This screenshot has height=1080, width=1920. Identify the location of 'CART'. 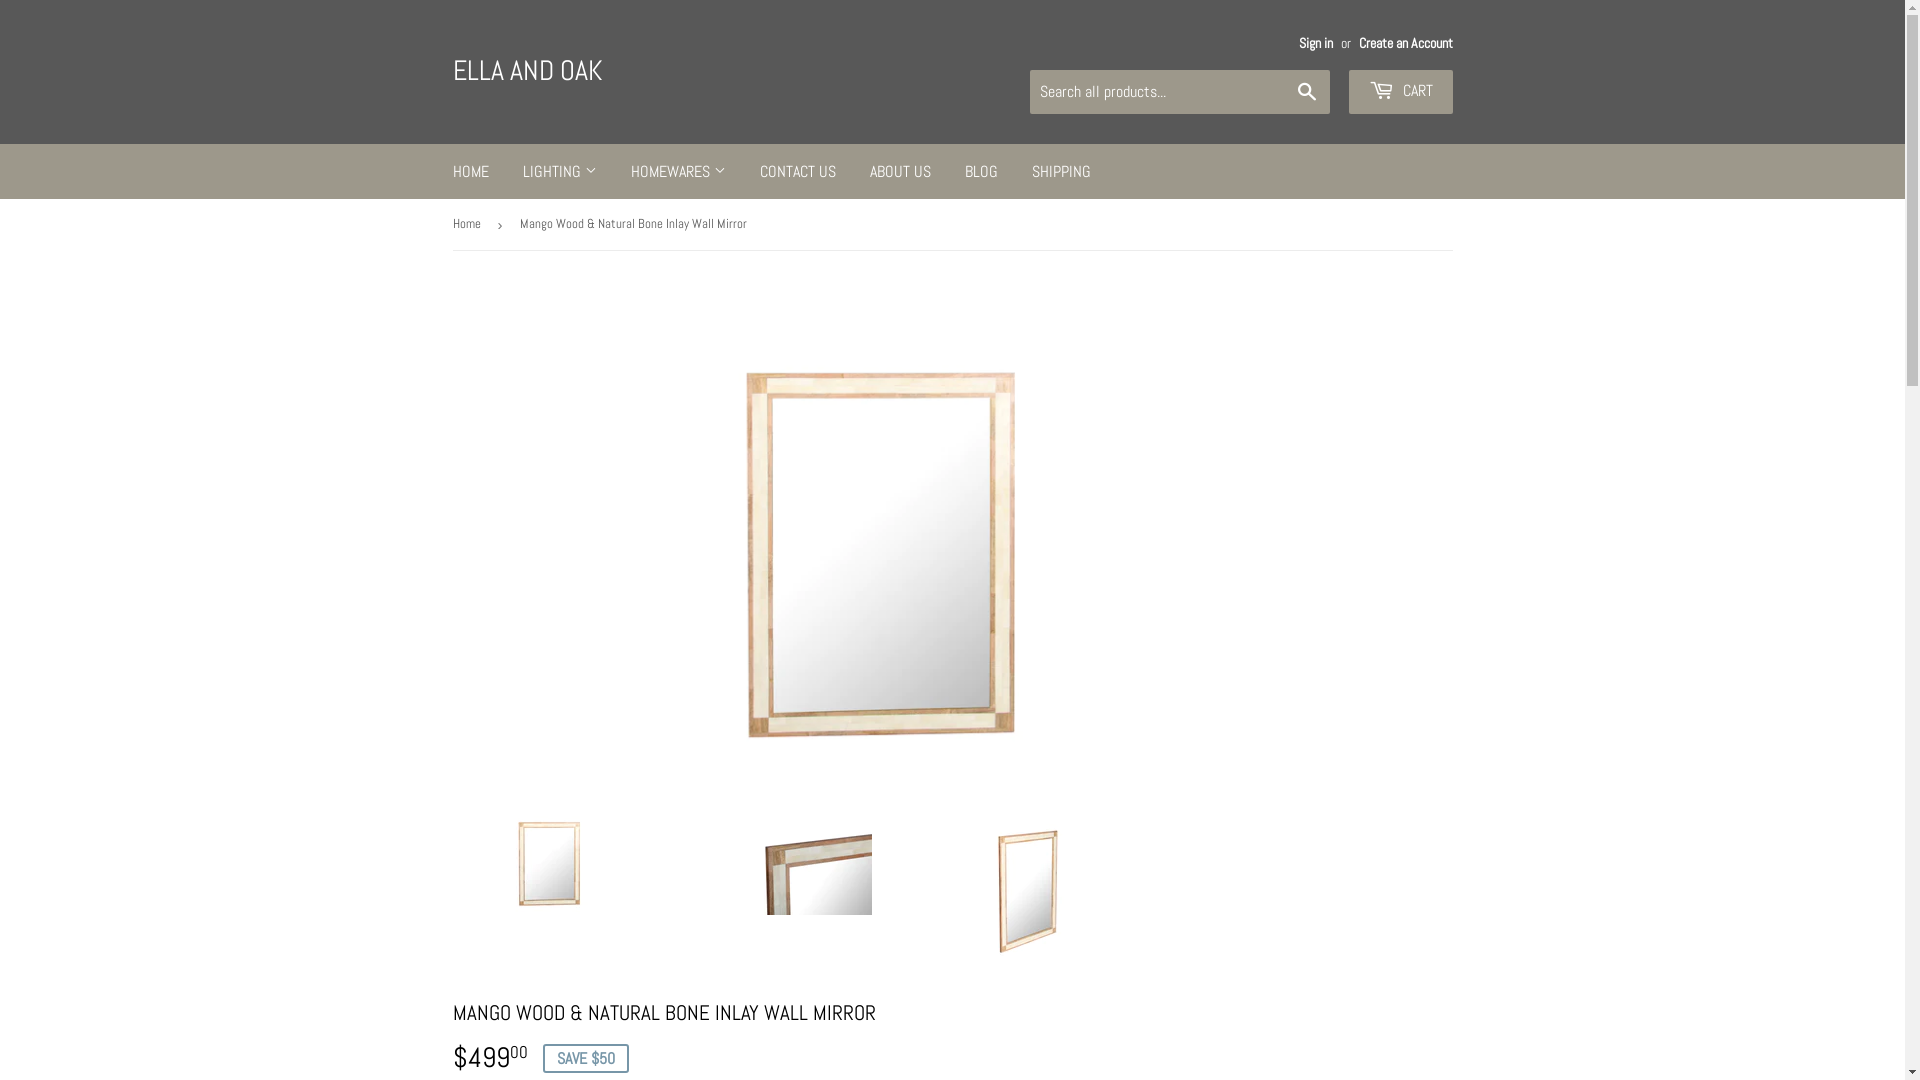
(1399, 92).